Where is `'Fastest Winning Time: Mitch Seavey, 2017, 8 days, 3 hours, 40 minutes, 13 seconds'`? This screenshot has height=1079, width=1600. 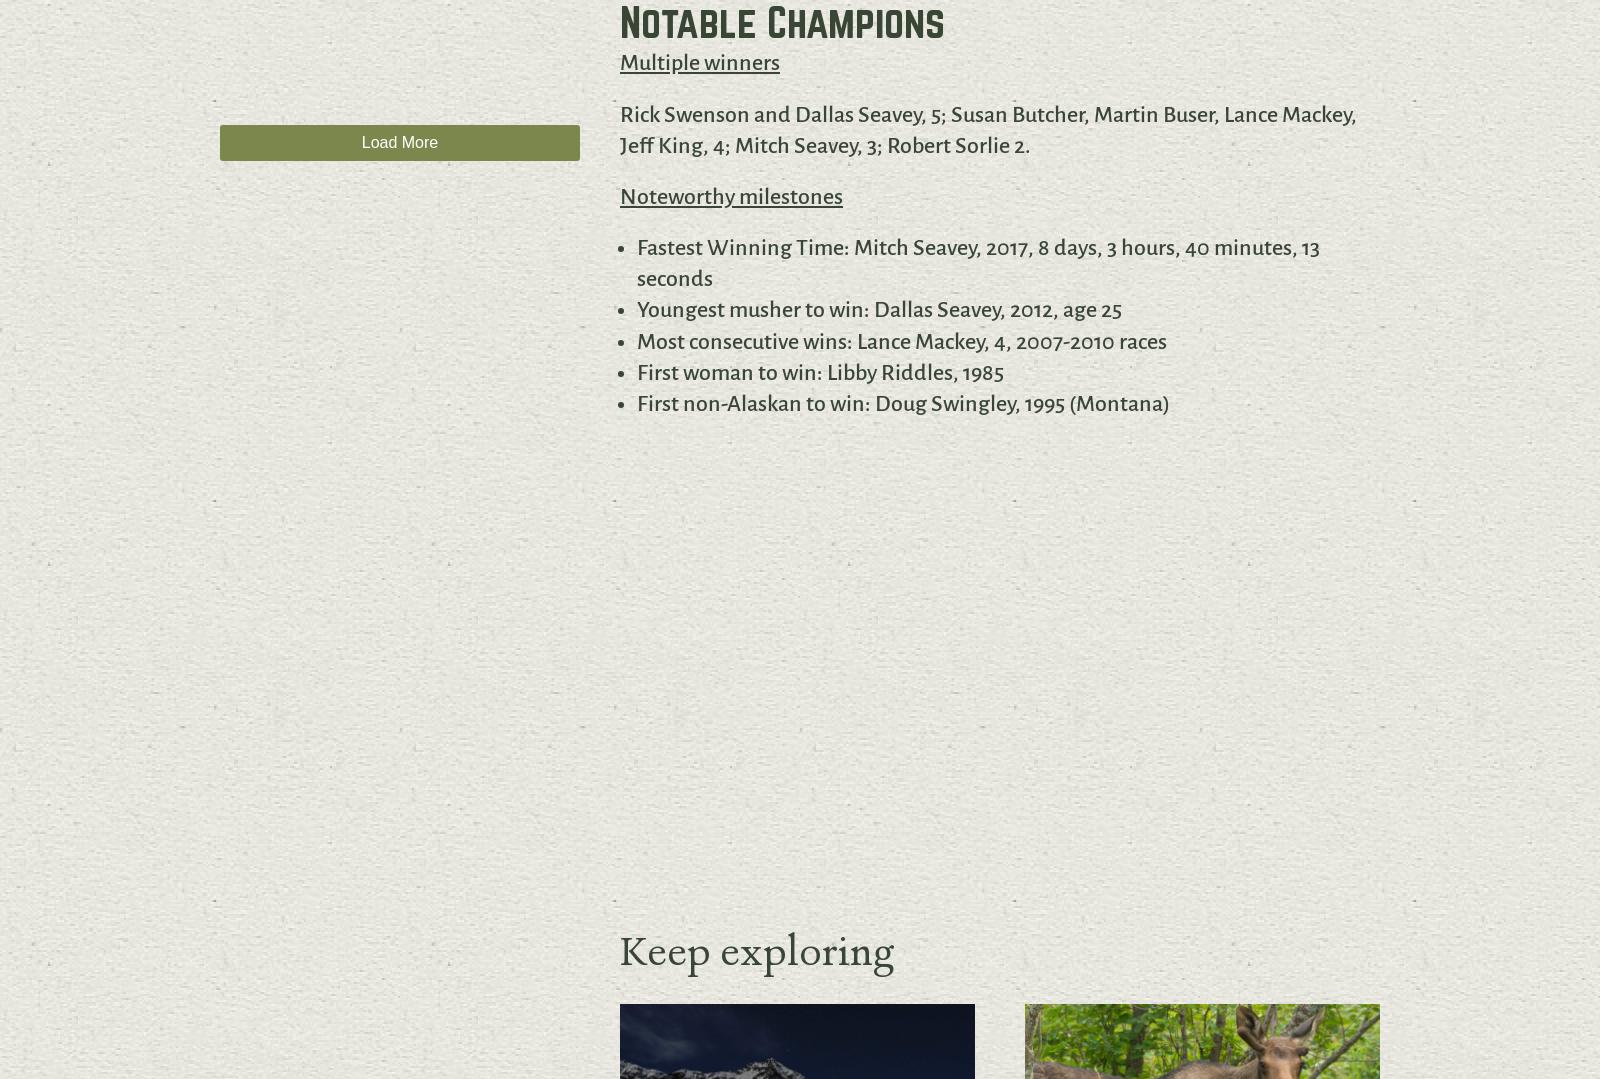 'Fastest Winning Time: Mitch Seavey, 2017, 8 days, 3 hours, 40 minutes, 13 seconds' is located at coordinates (976, 263).